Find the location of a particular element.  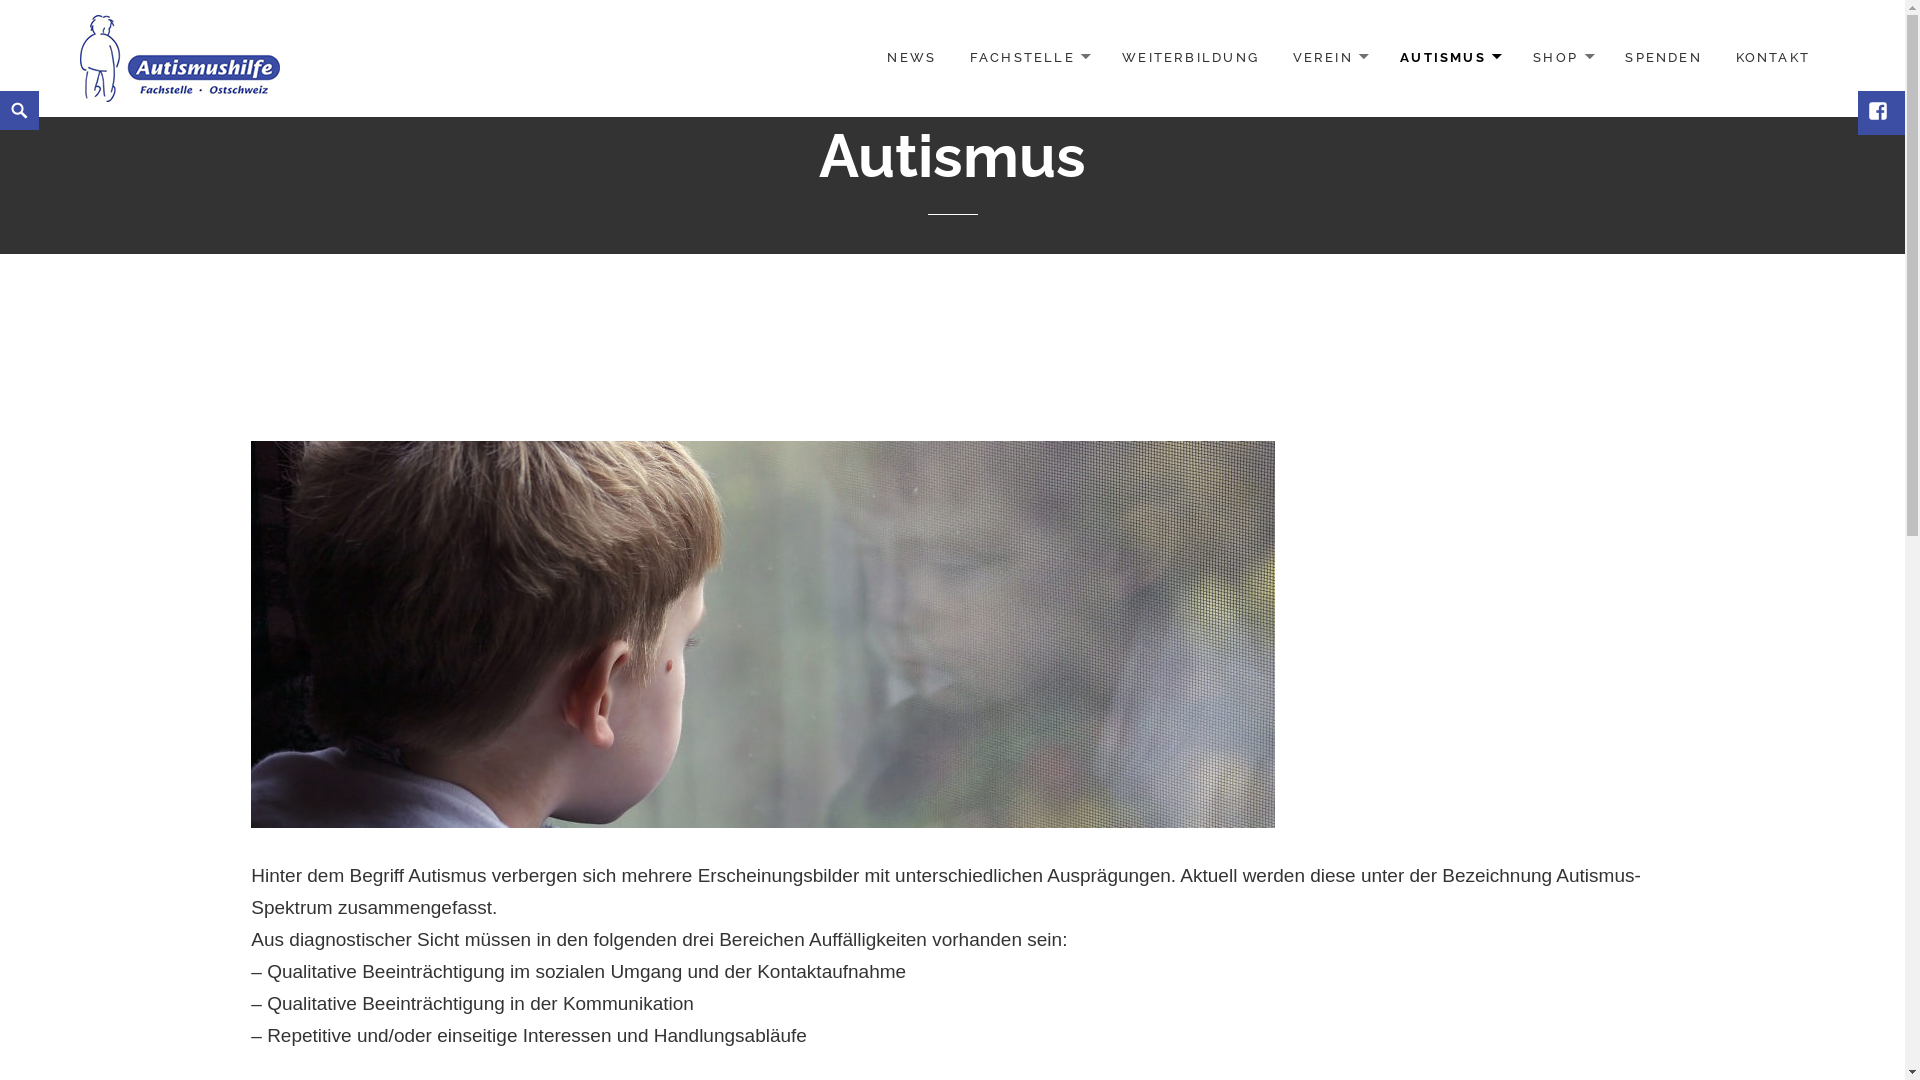

'FACHSTELLE' is located at coordinates (1029, 57).